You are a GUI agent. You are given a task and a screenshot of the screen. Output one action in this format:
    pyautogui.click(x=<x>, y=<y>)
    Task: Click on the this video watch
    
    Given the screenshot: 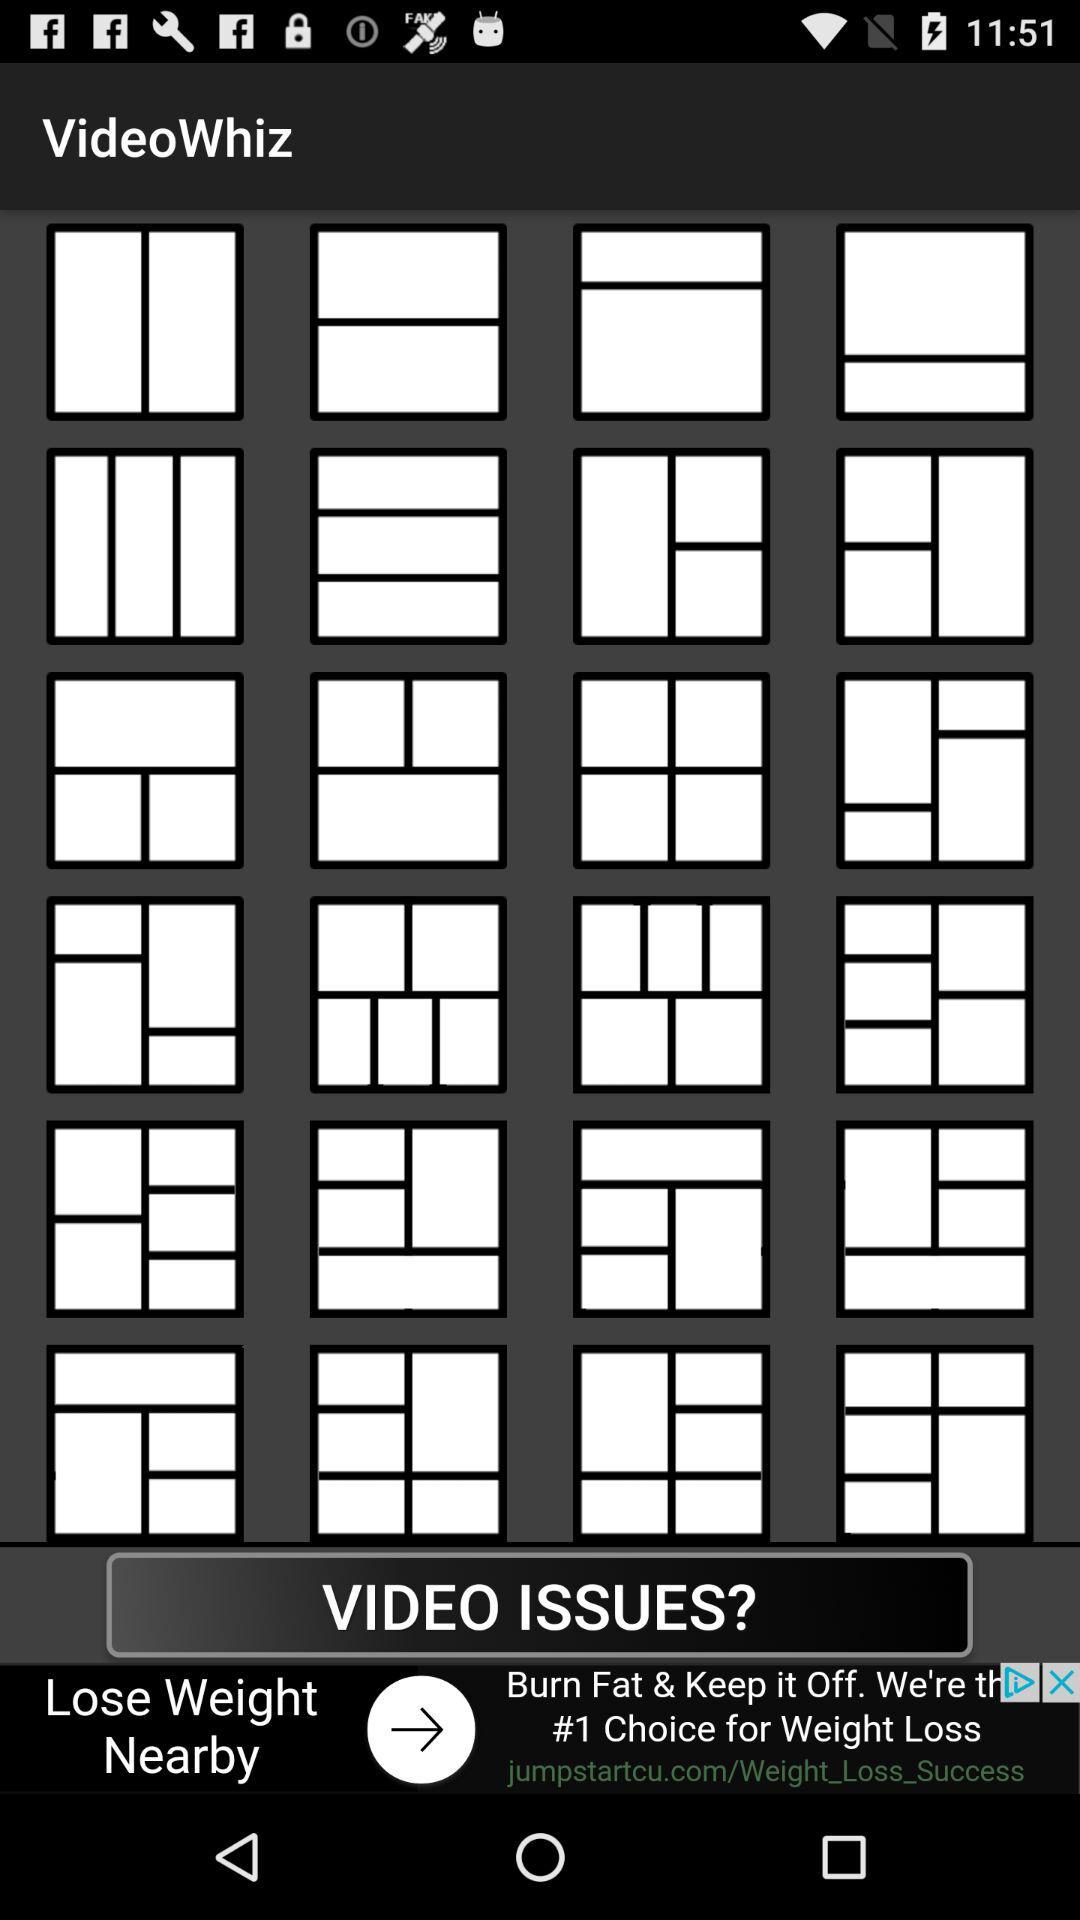 What is the action you would take?
    pyautogui.click(x=407, y=546)
    